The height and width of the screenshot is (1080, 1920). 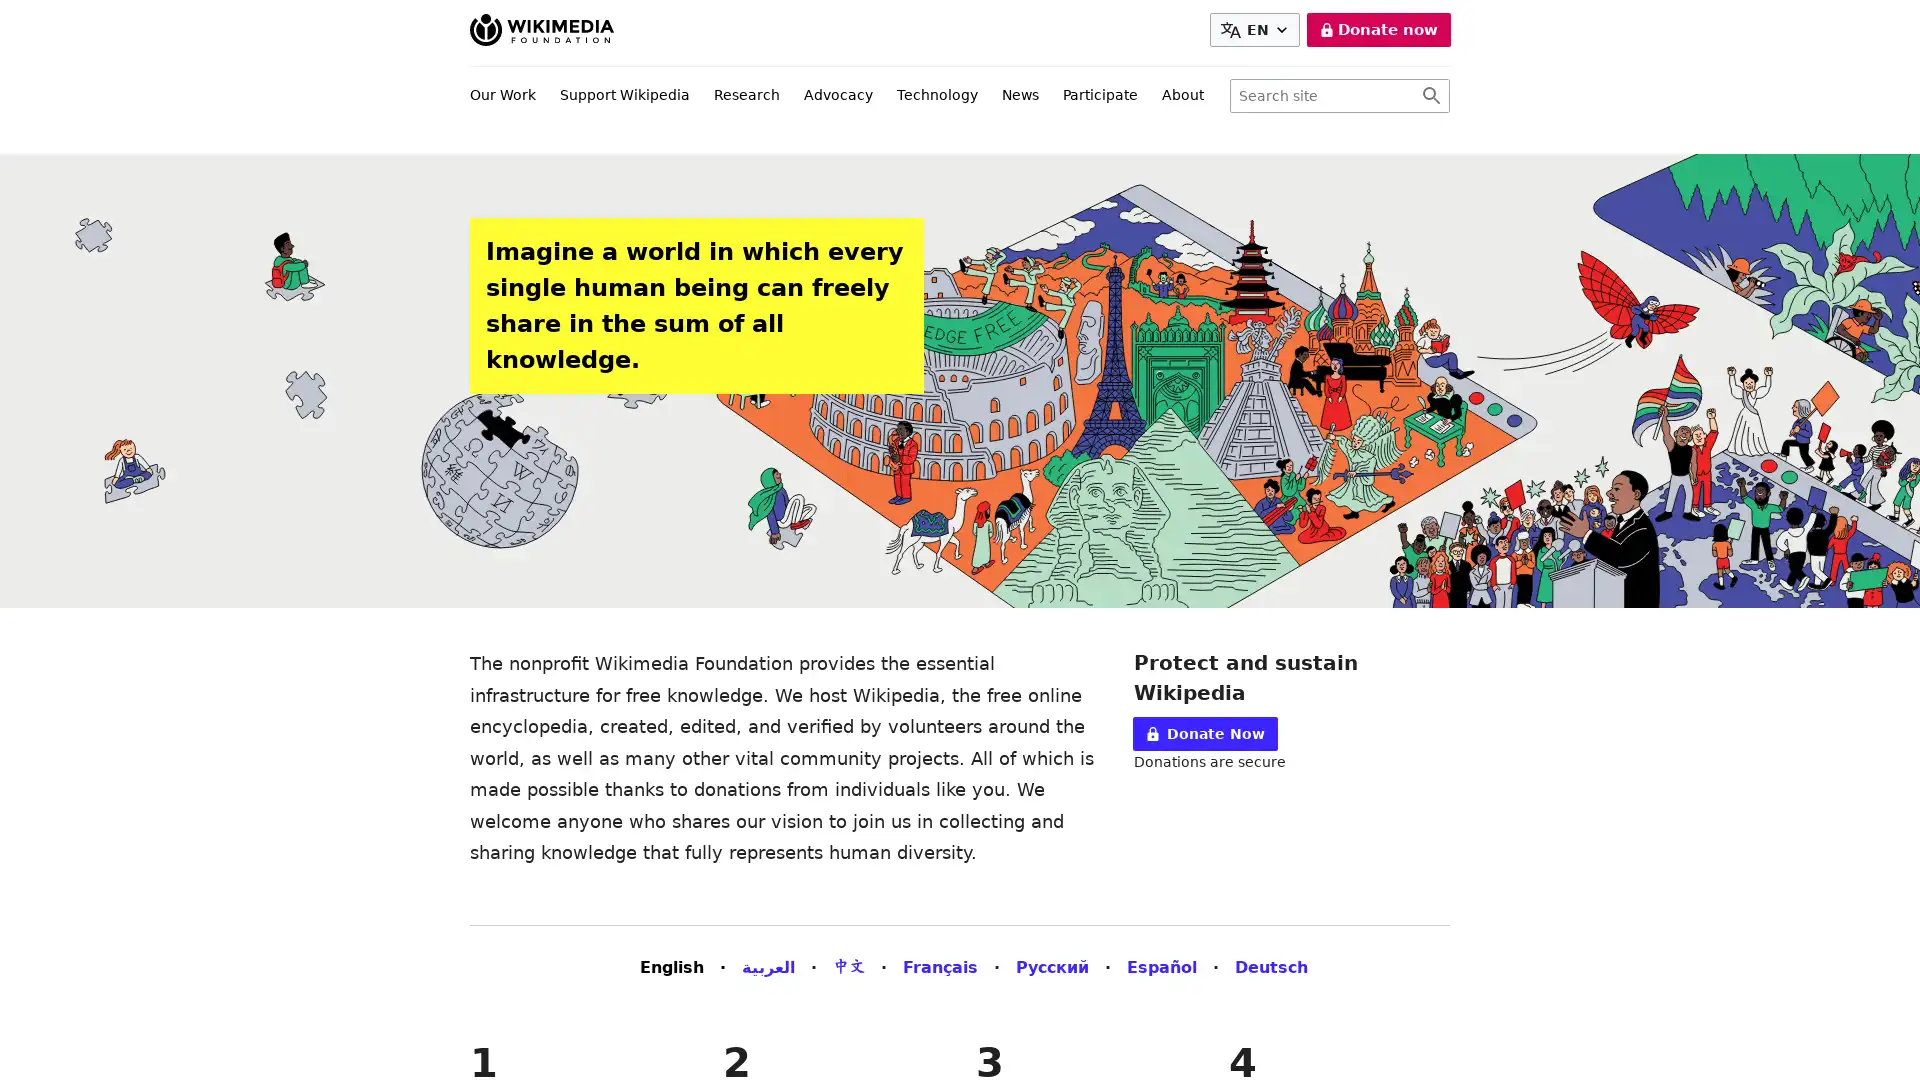 I want to click on Search, so click(x=1430, y=96).